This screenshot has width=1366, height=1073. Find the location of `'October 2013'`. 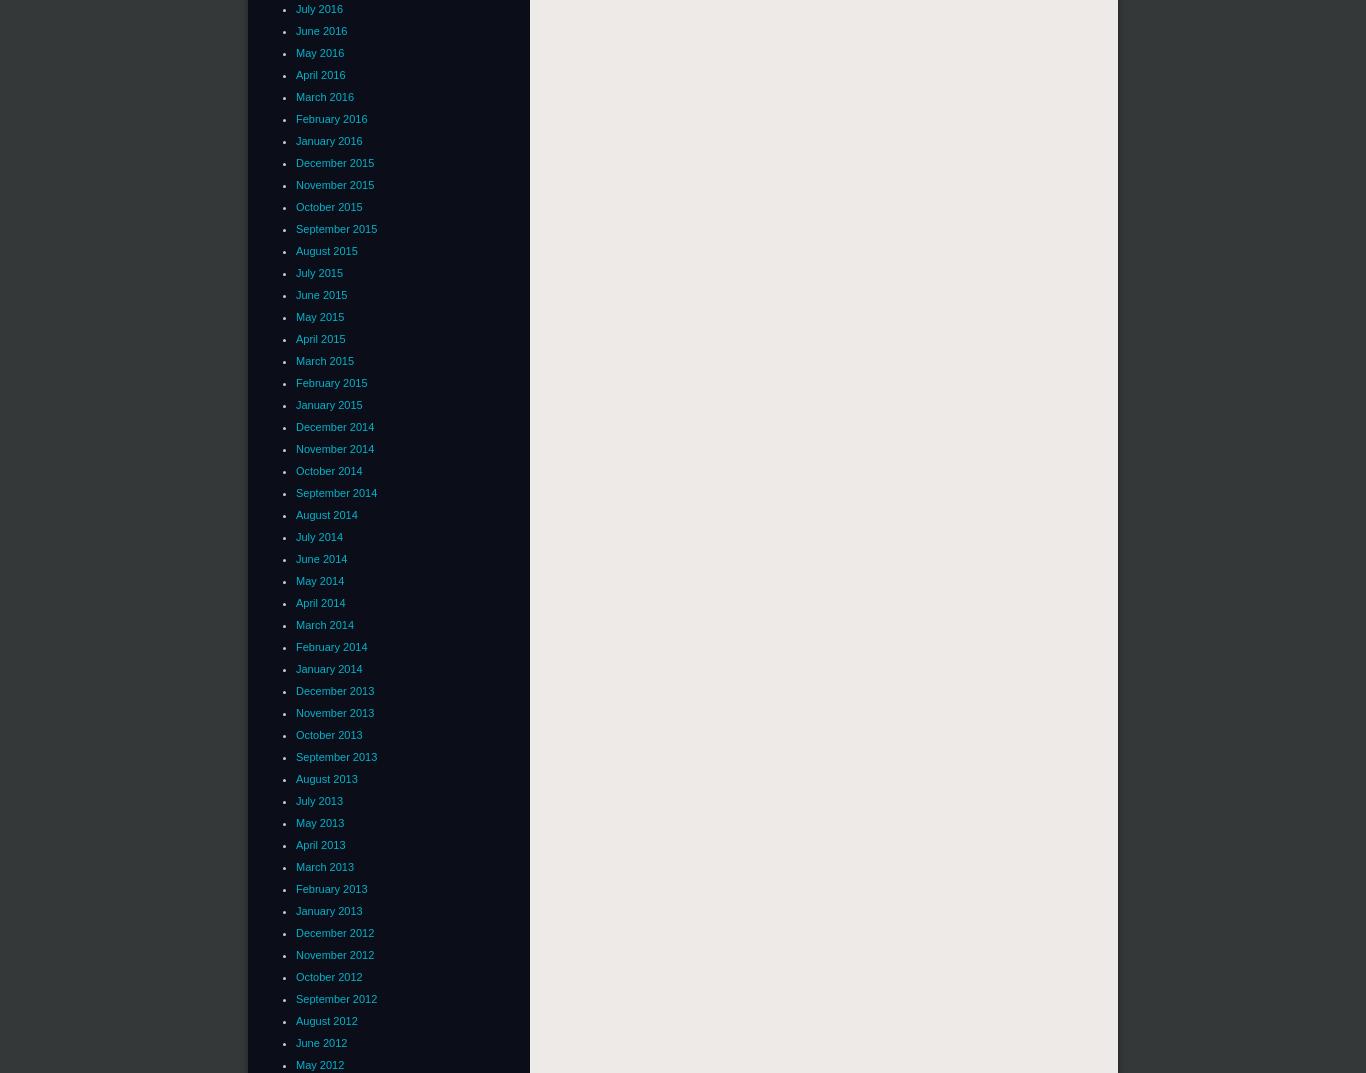

'October 2013' is located at coordinates (296, 733).